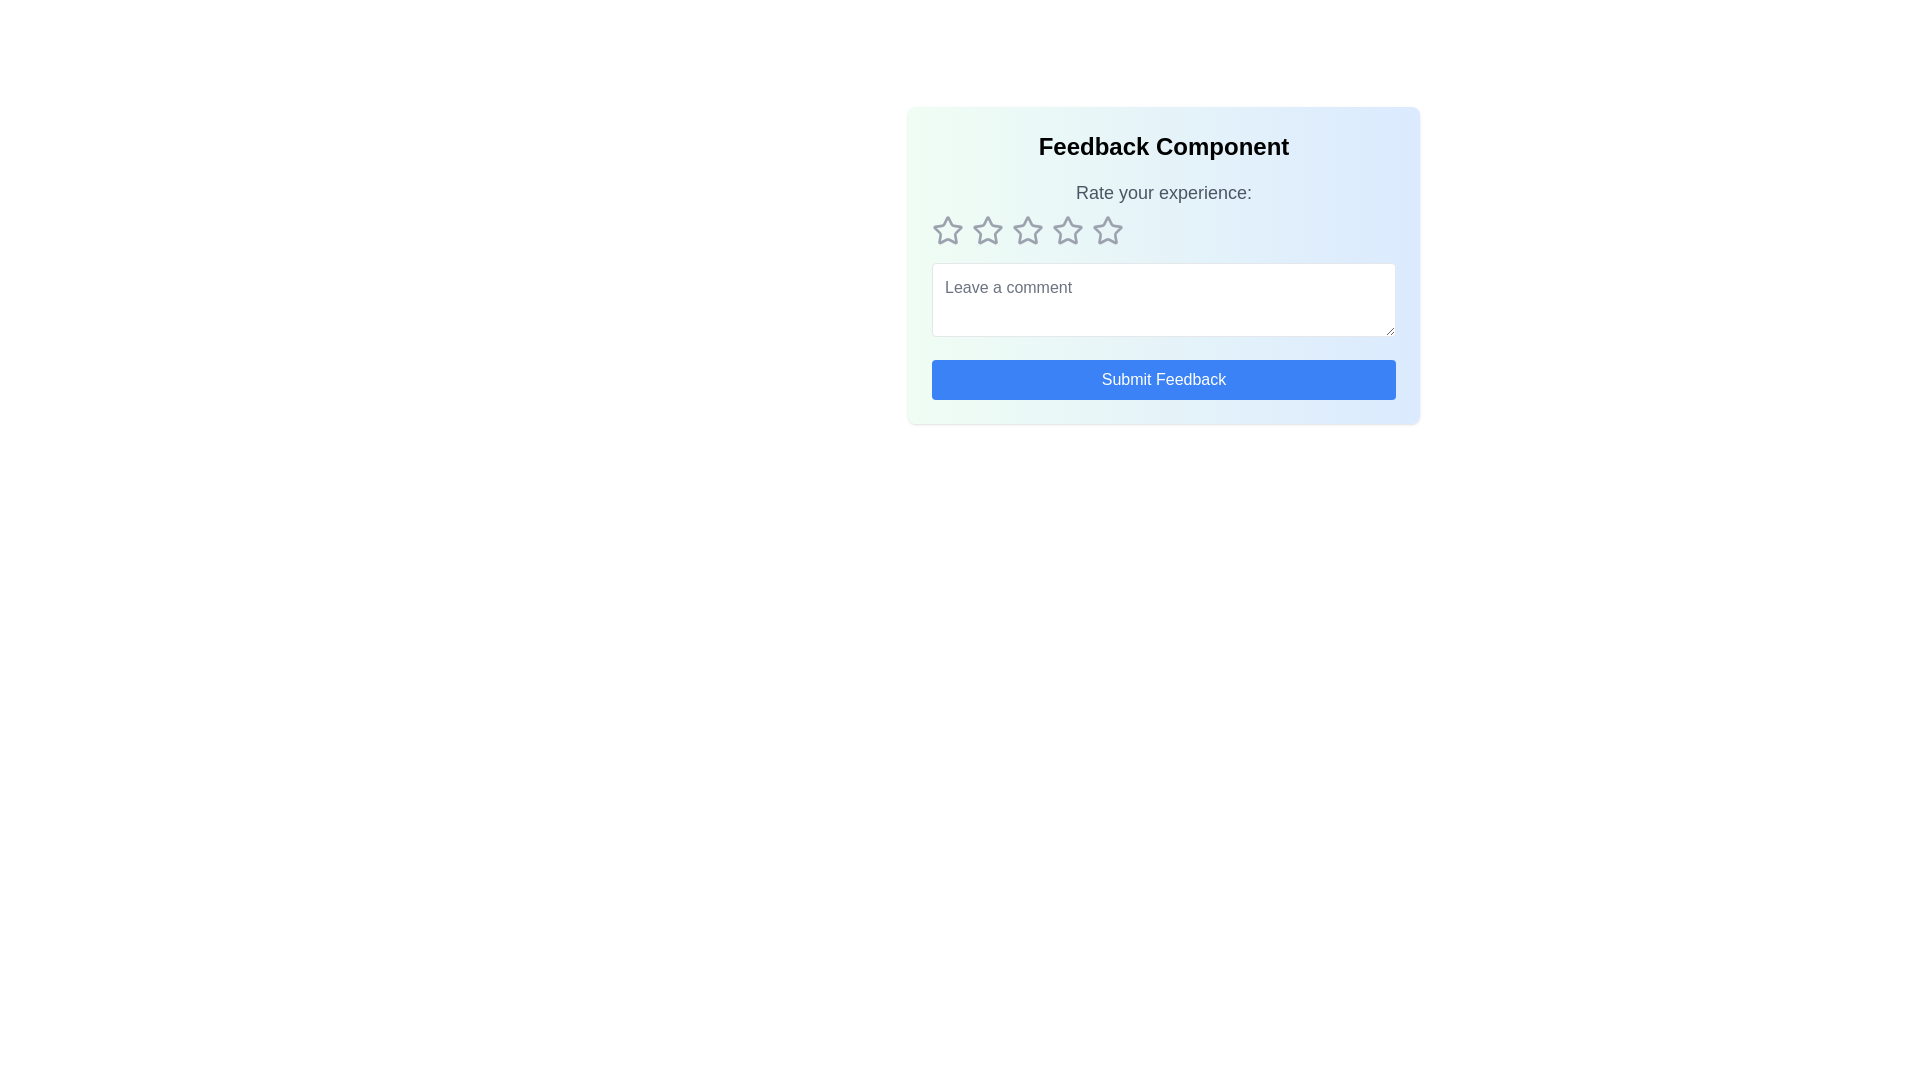 The image size is (1920, 1080). What do you see at coordinates (1107, 229) in the screenshot?
I see `the fourth star icon in the horizontal row of five stars used for rating` at bounding box center [1107, 229].